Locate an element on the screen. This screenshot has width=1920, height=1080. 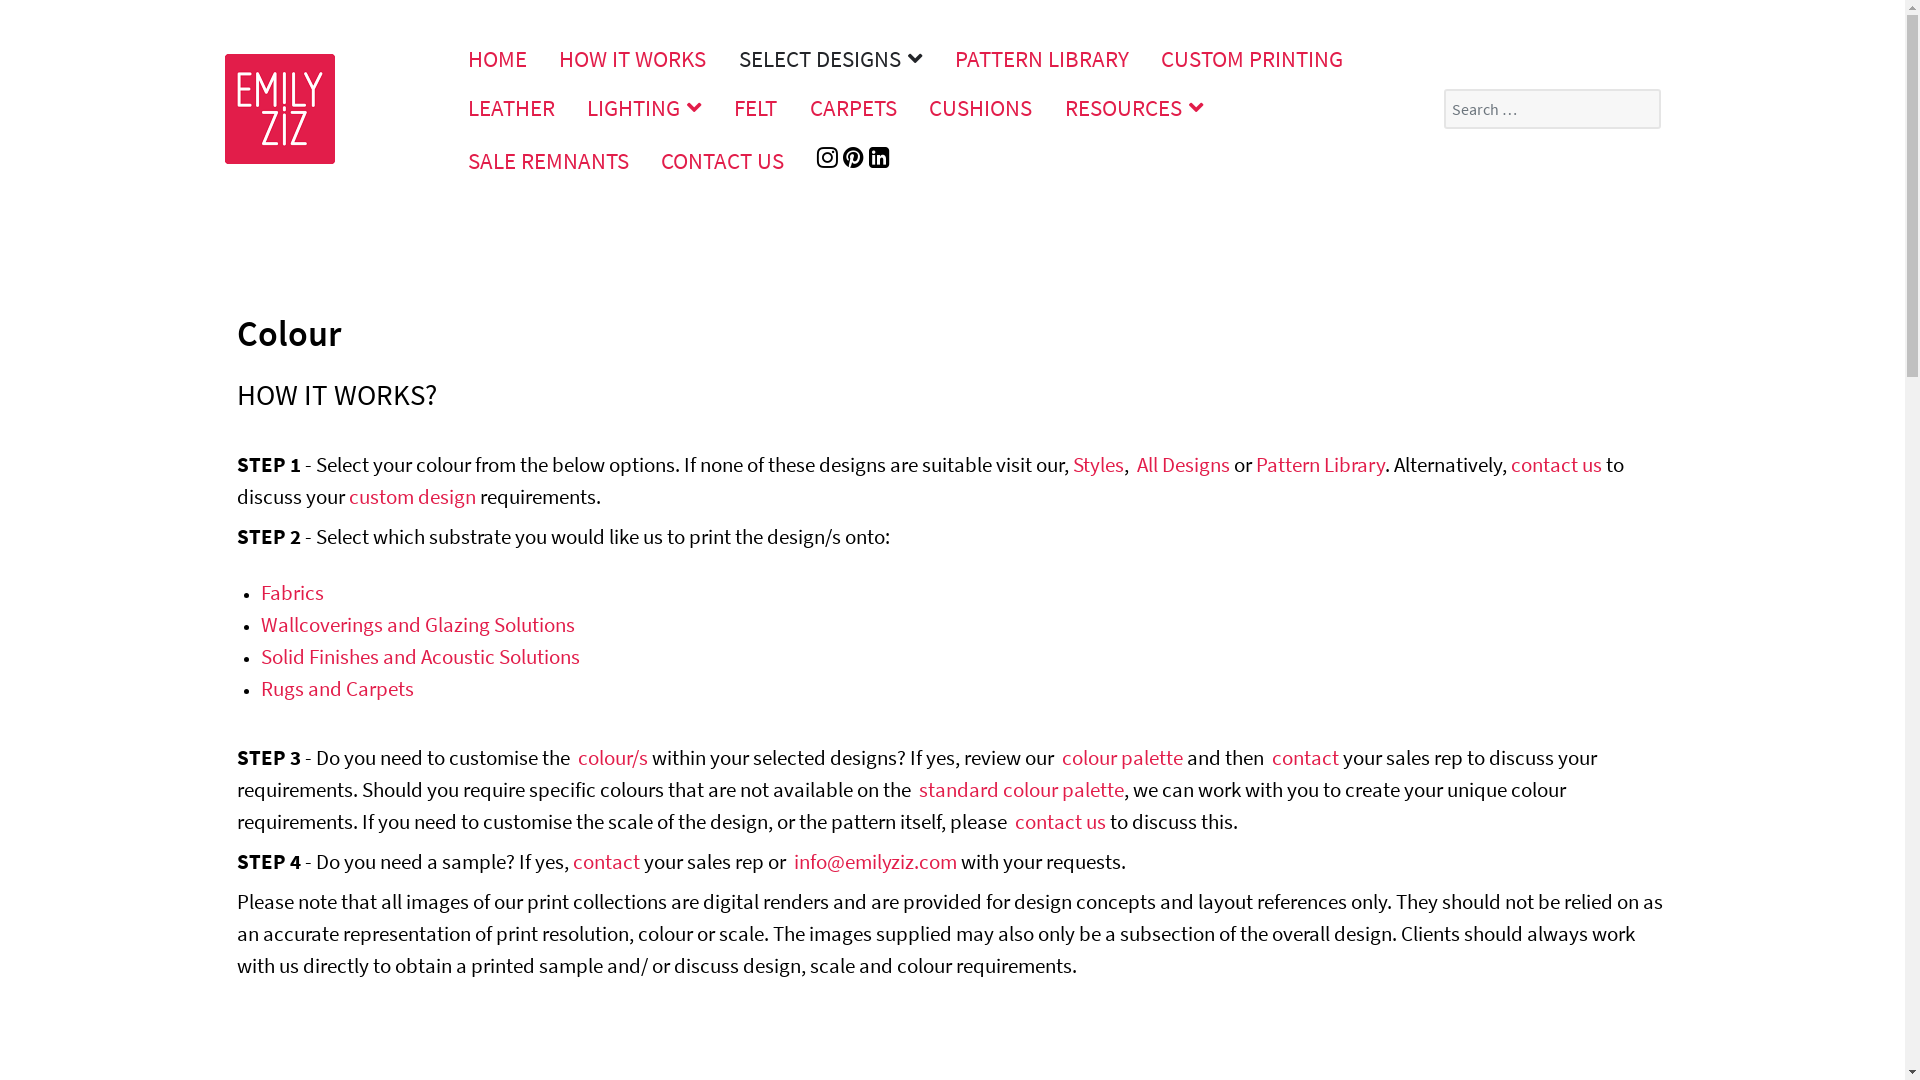
'LIGHTING' is located at coordinates (644, 107).